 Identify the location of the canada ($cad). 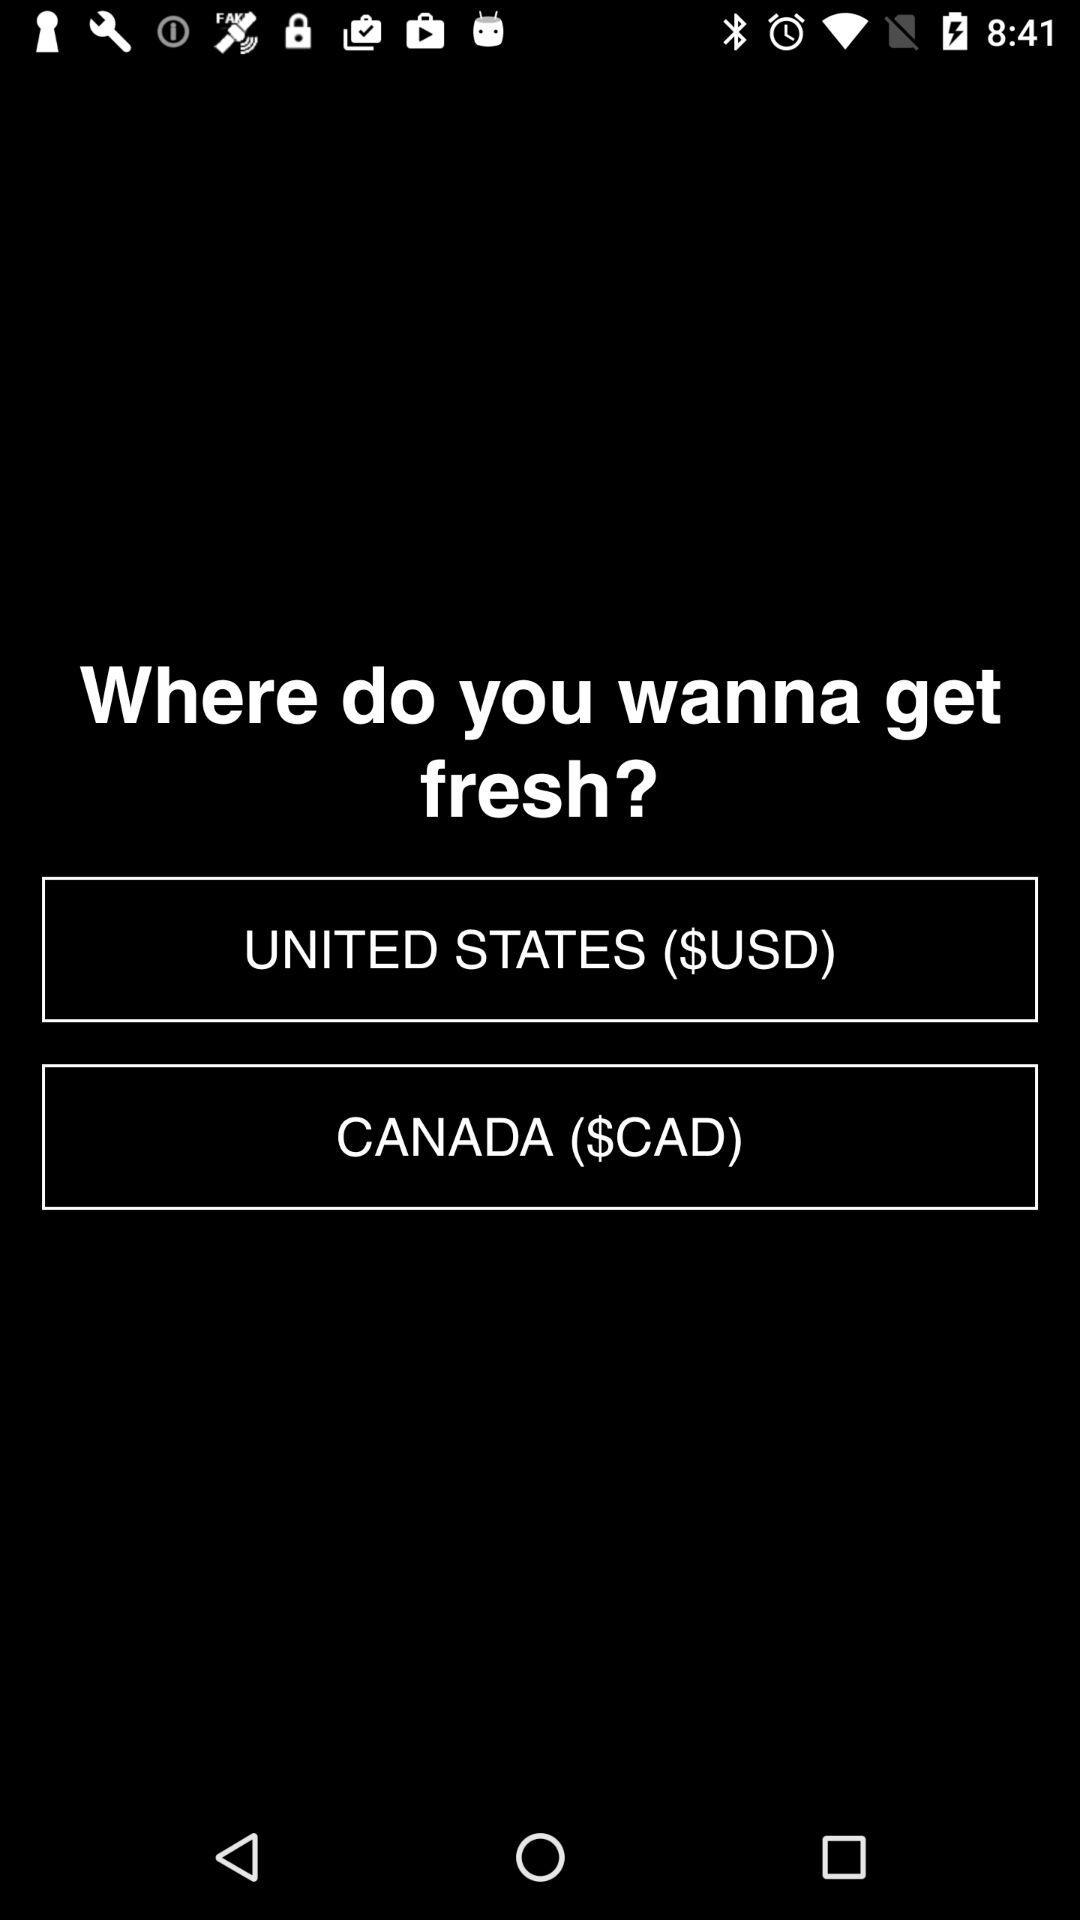
(540, 1137).